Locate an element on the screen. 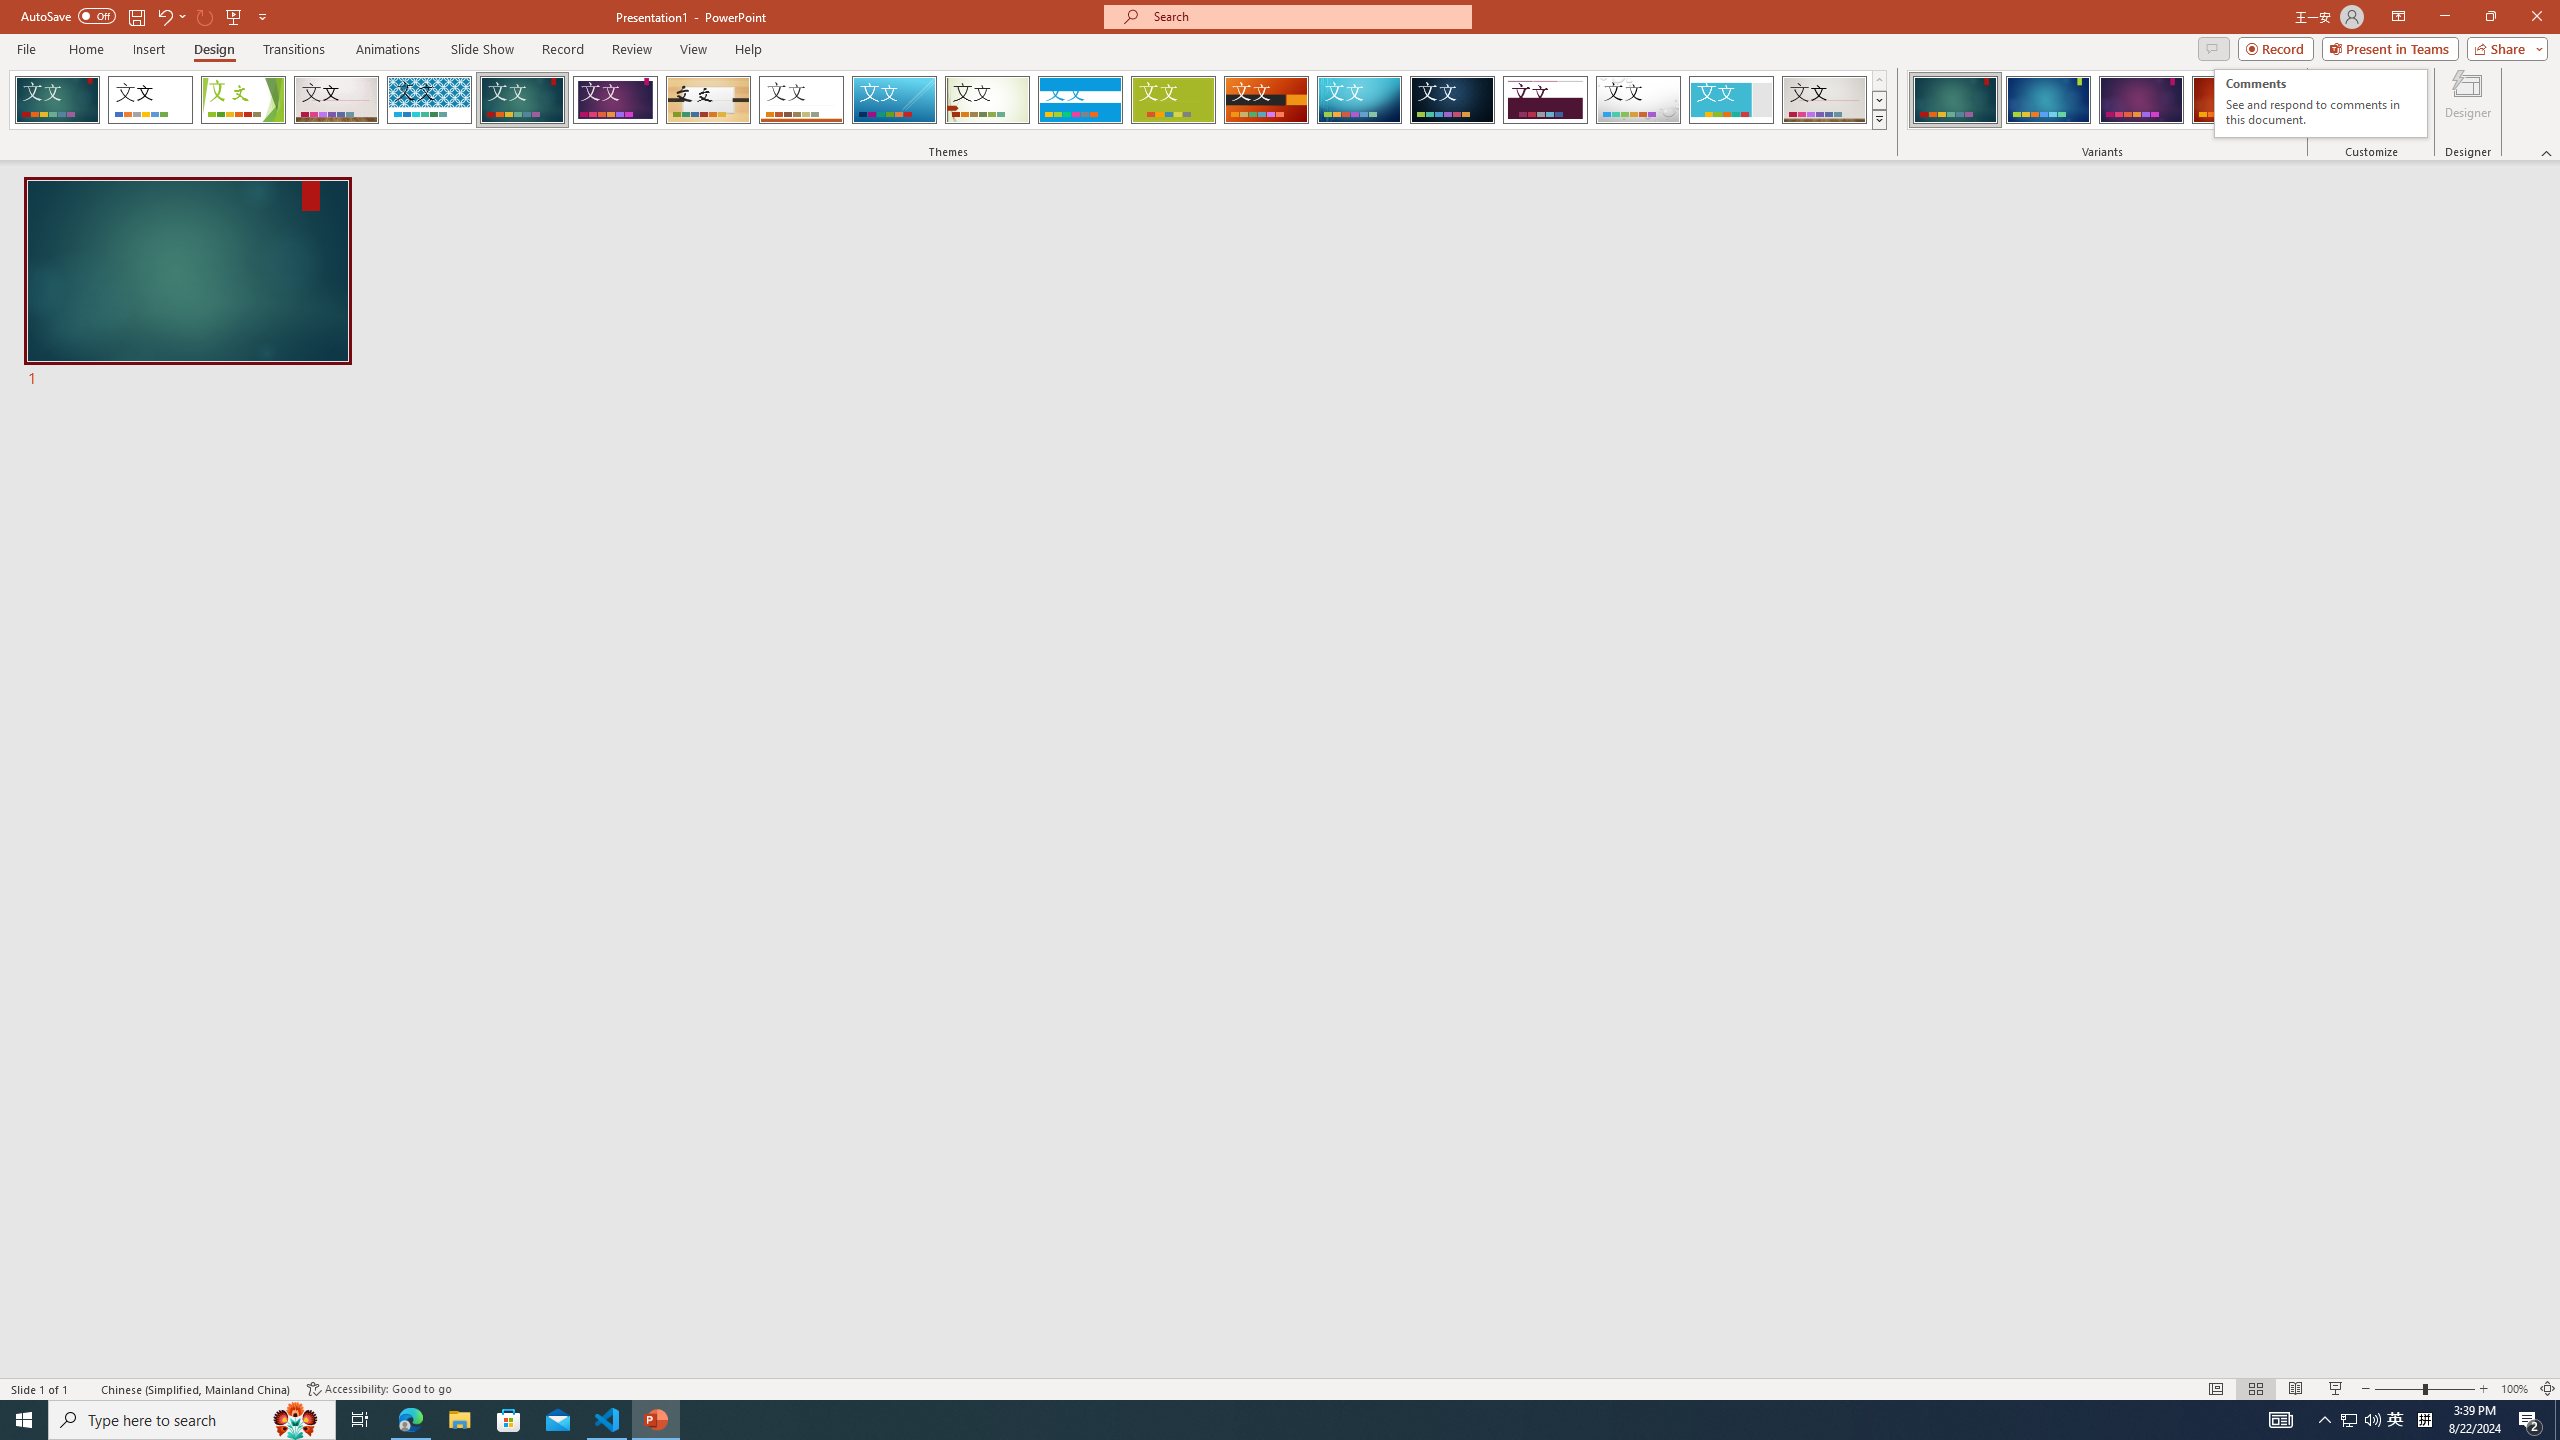  'Organic Loading Preview...' is located at coordinates (709, 99).